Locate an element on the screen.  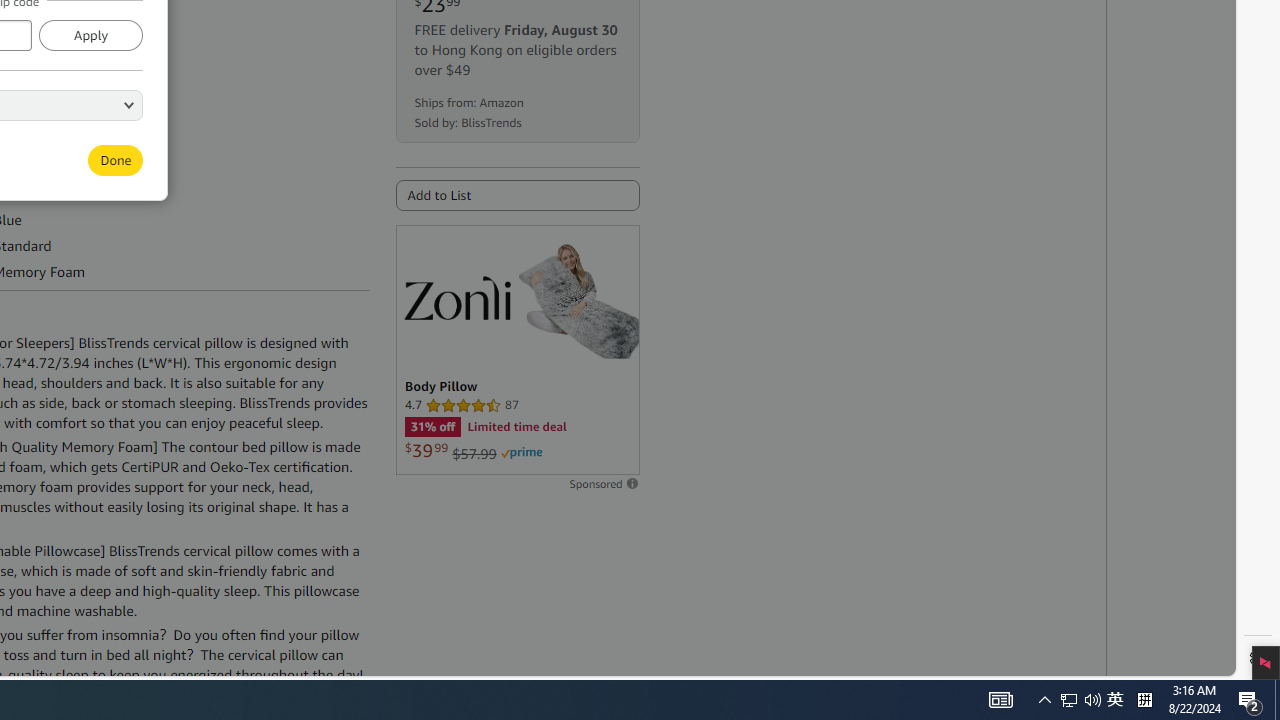
'King' is located at coordinates (51, 124).